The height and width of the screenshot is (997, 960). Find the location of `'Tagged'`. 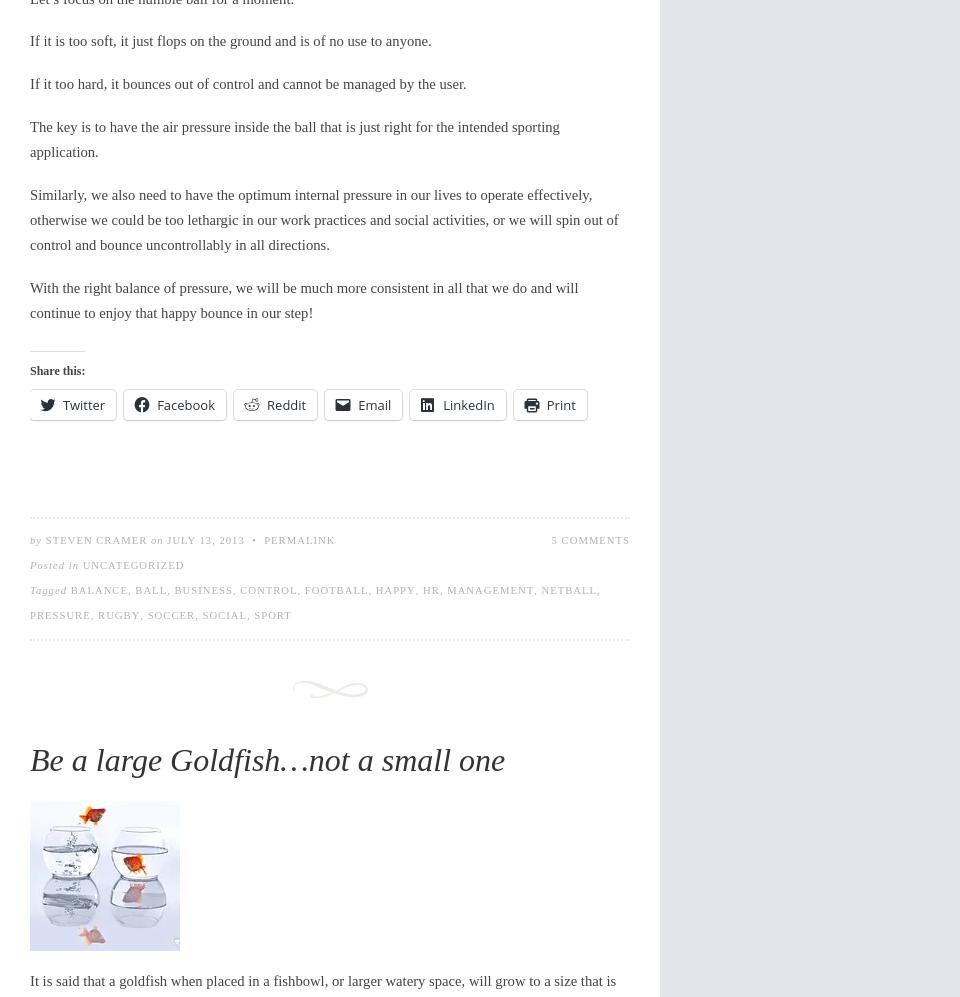

'Tagged' is located at coordinates (49, 589).